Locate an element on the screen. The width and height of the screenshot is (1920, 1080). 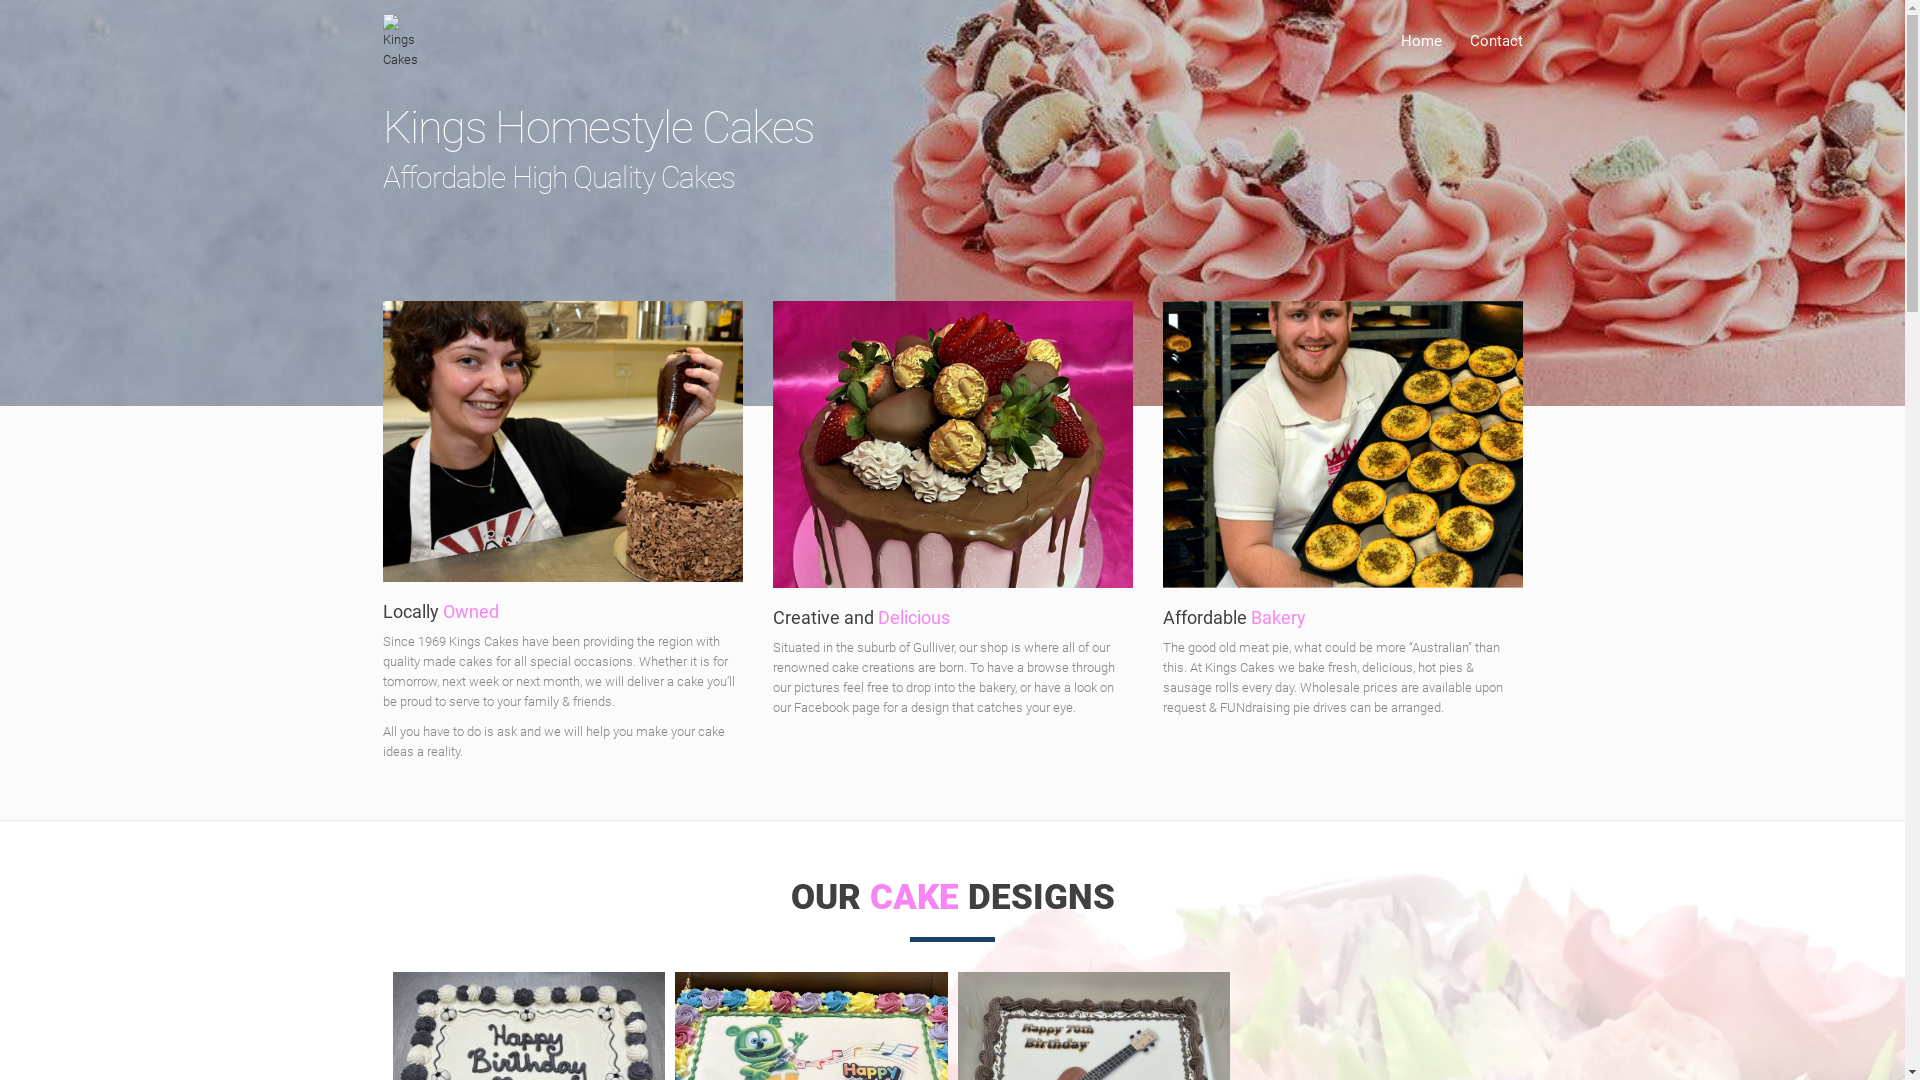
'Contact' is located at coordinates (1455, 41).